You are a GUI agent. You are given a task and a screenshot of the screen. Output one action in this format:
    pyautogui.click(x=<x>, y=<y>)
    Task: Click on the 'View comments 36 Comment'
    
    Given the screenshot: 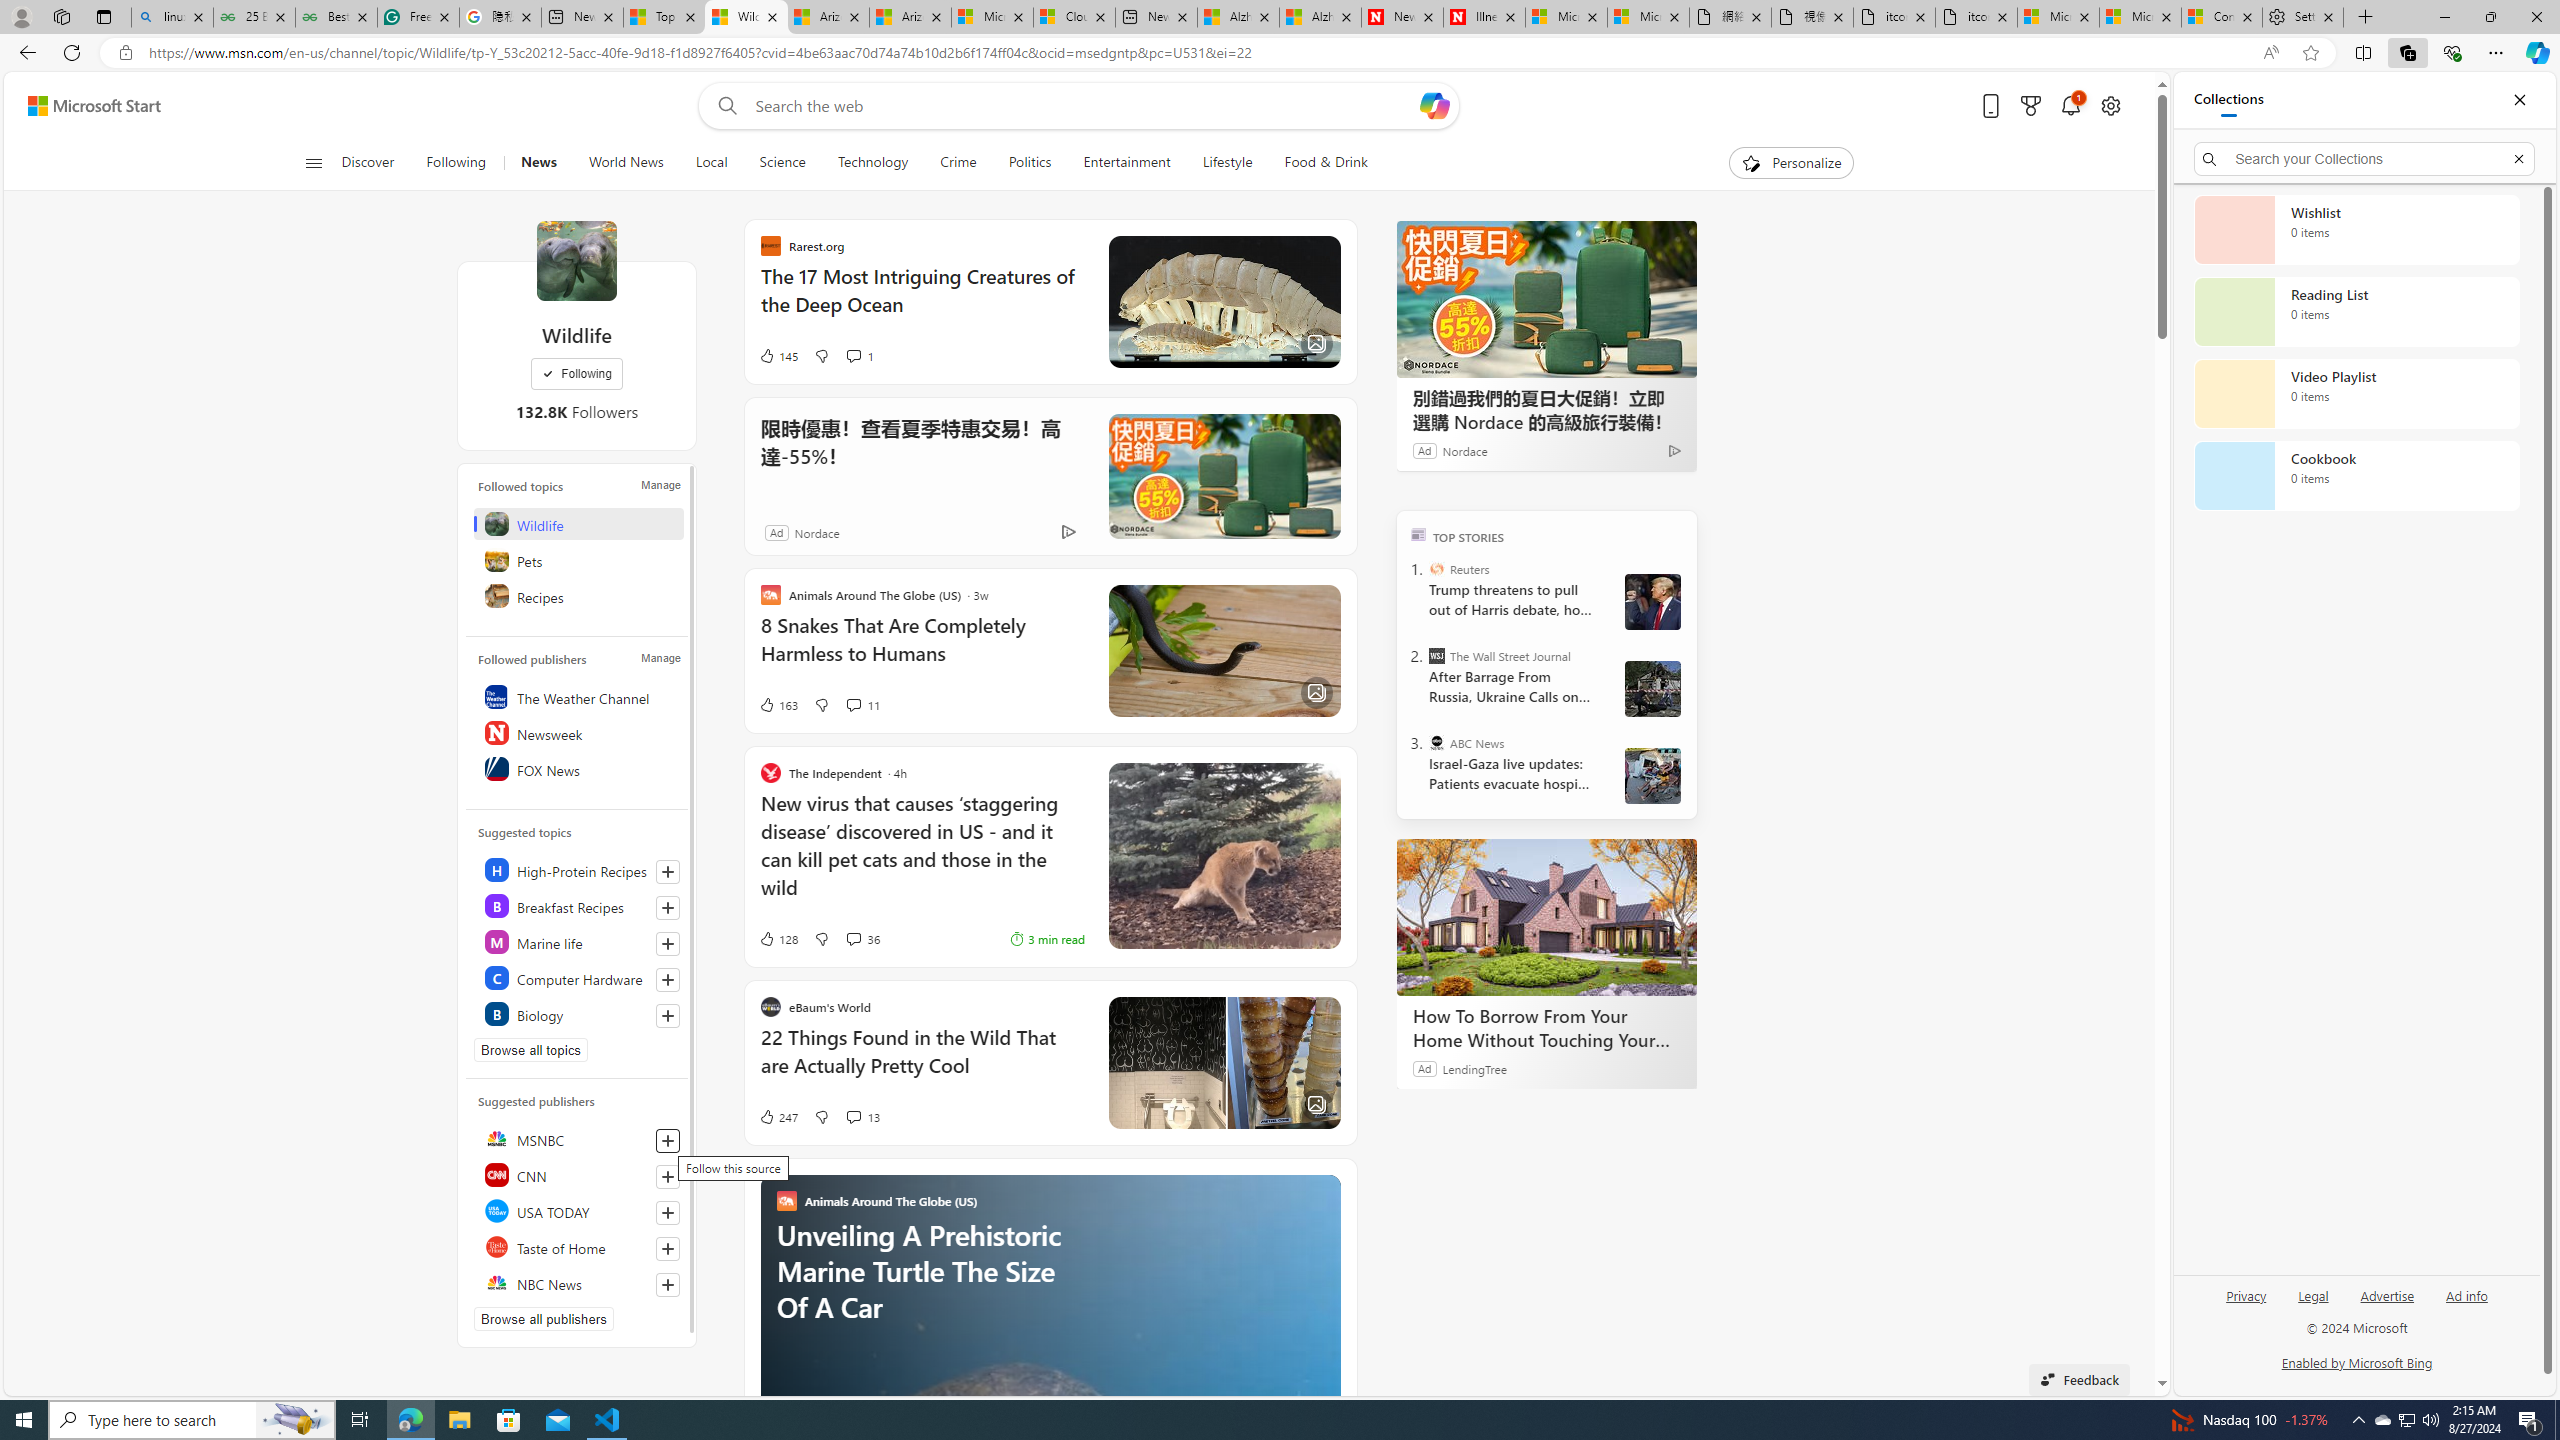 What is the action you would take?
    pyautogui.click(x=852, y=938)
    